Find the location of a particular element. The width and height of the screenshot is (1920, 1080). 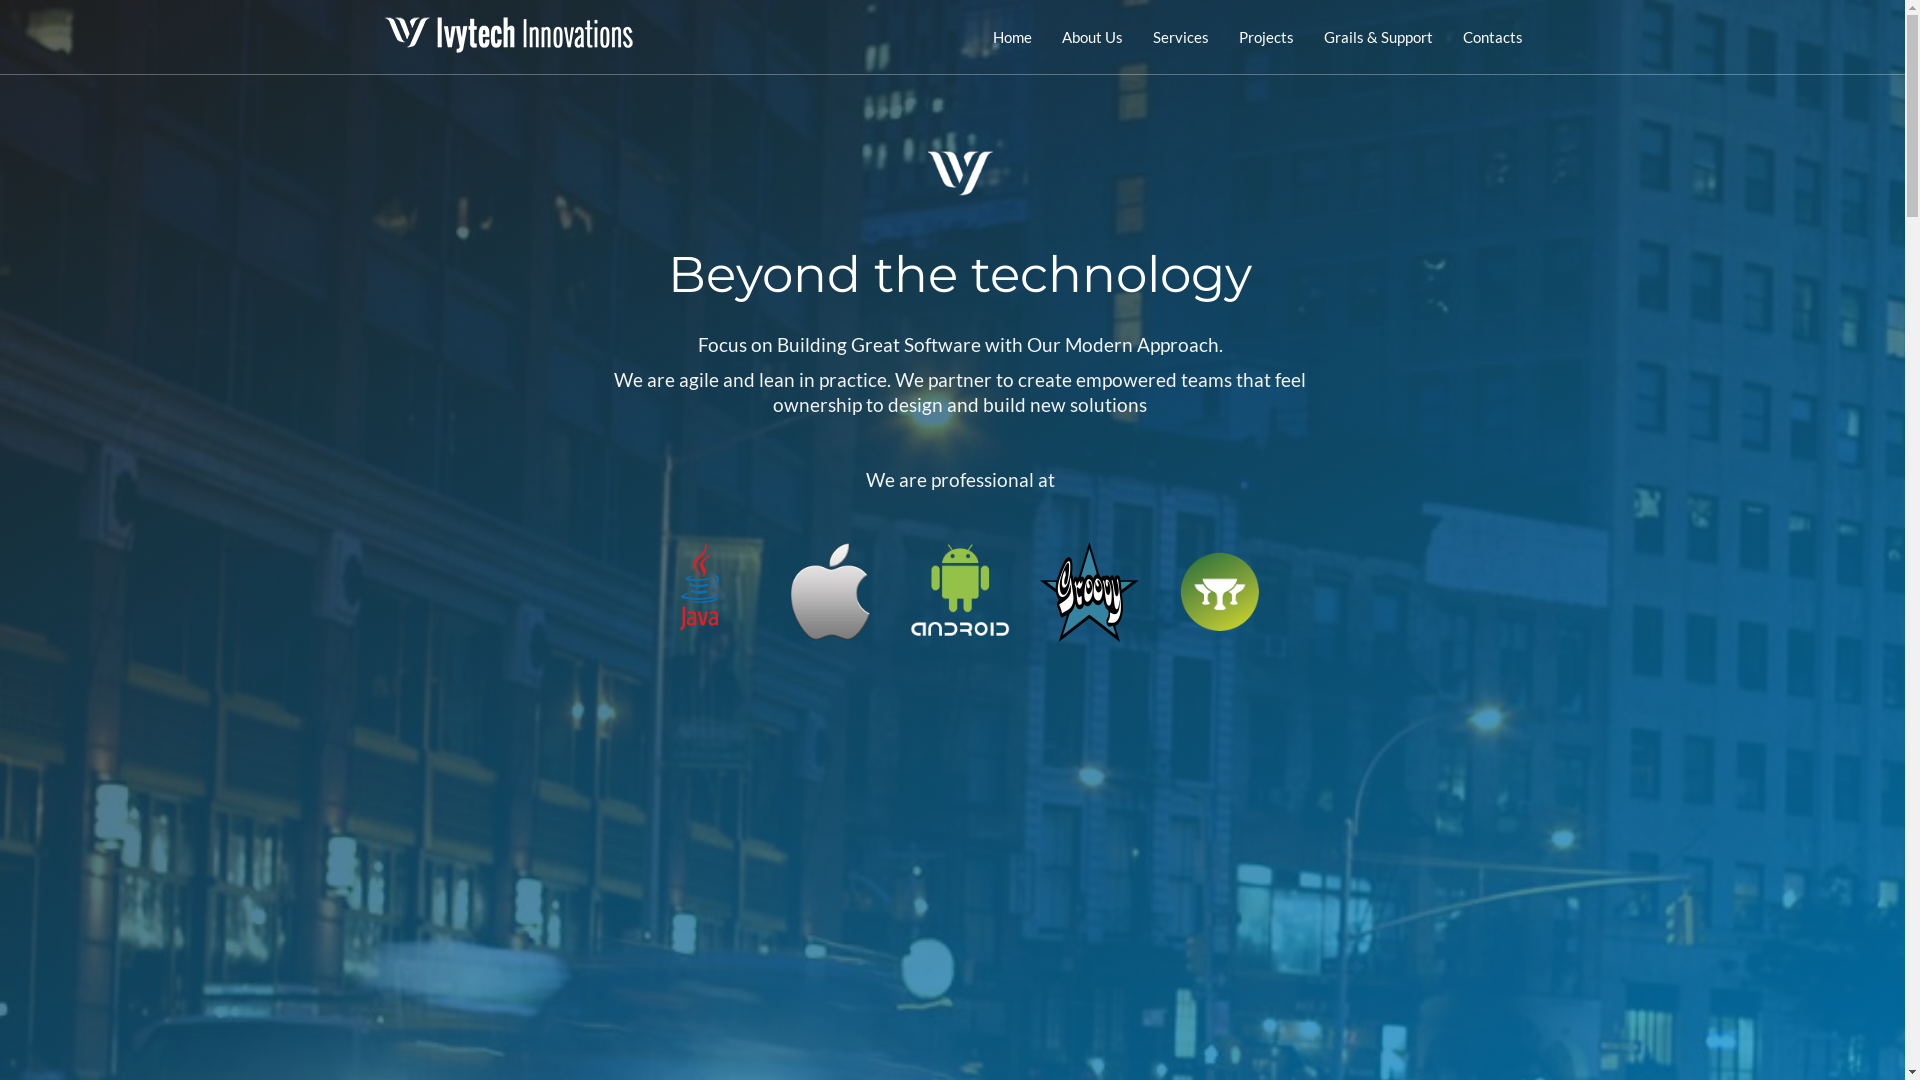

'About Us' is located at coordinates (1090, 37).